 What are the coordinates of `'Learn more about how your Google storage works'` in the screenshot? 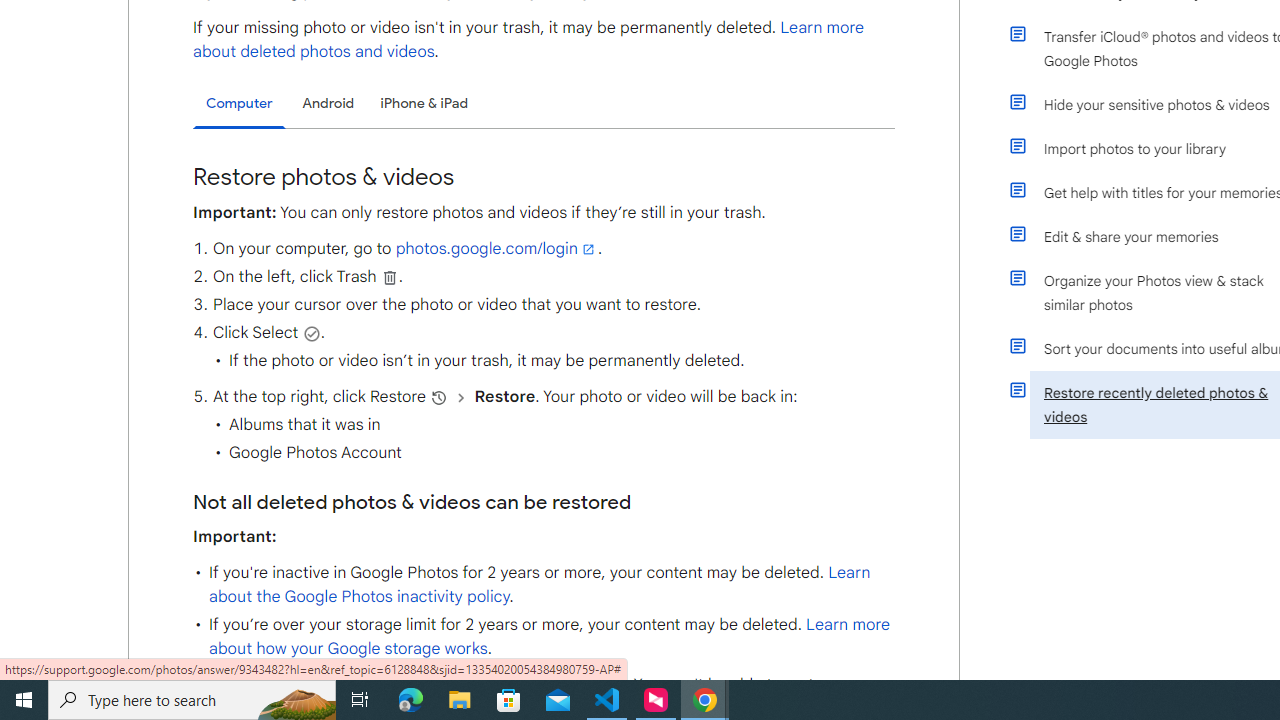 It's located at (549, 636).